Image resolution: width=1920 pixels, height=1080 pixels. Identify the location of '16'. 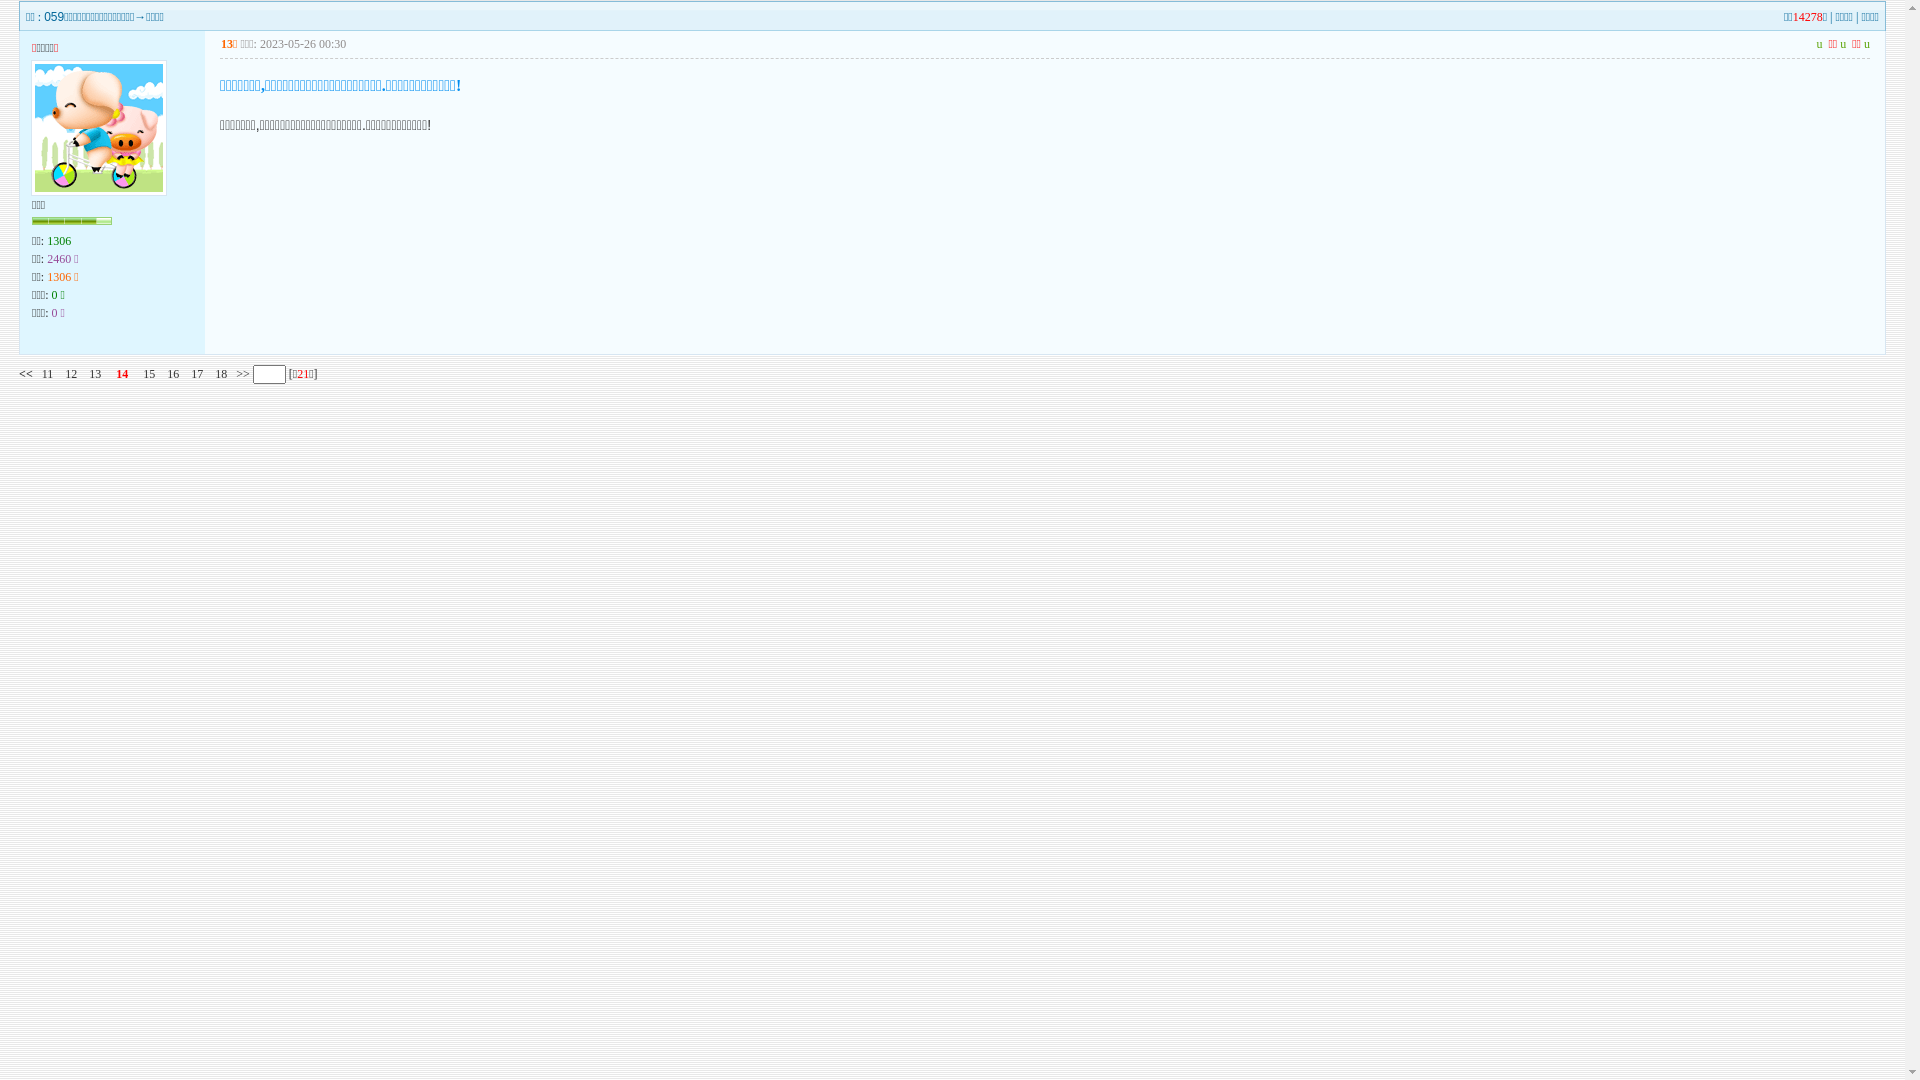
(172, 374).